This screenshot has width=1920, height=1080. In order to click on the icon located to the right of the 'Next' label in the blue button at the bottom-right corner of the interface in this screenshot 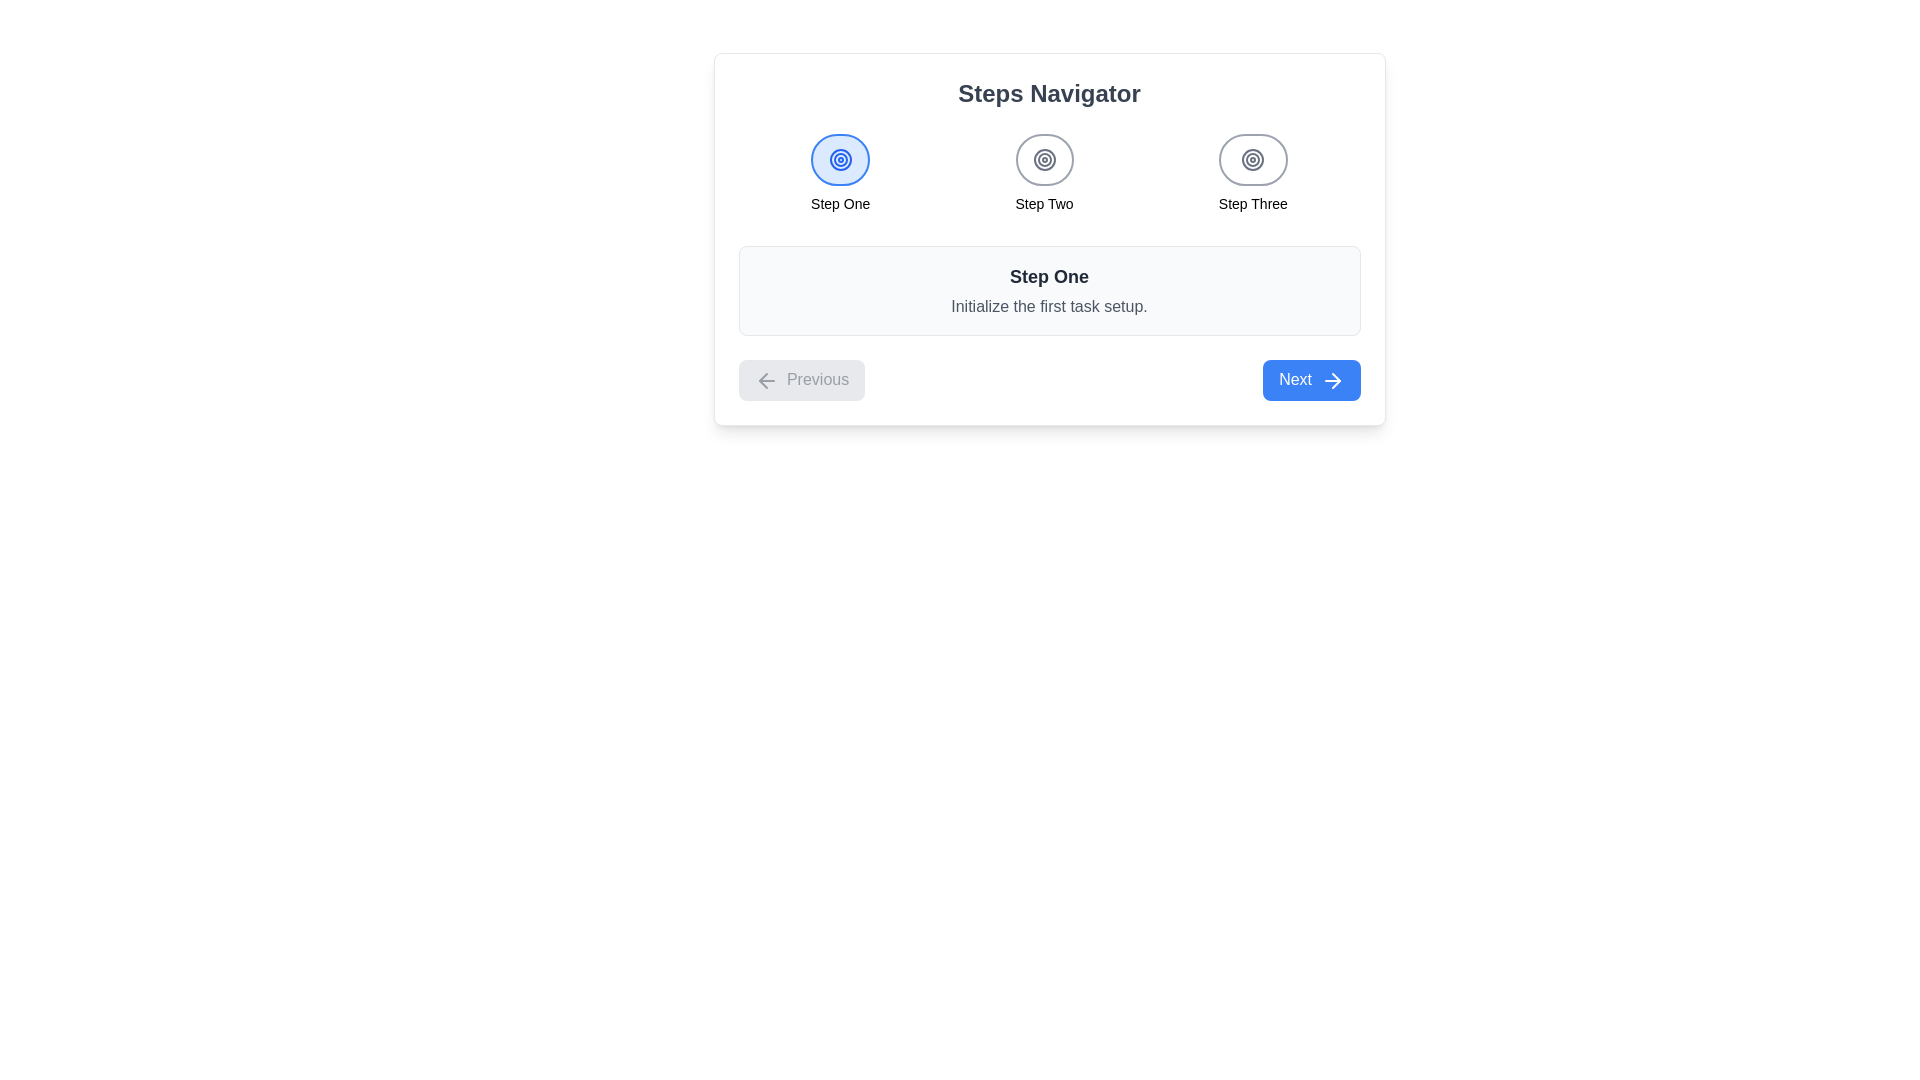, I will do `click(1332, 380)`.